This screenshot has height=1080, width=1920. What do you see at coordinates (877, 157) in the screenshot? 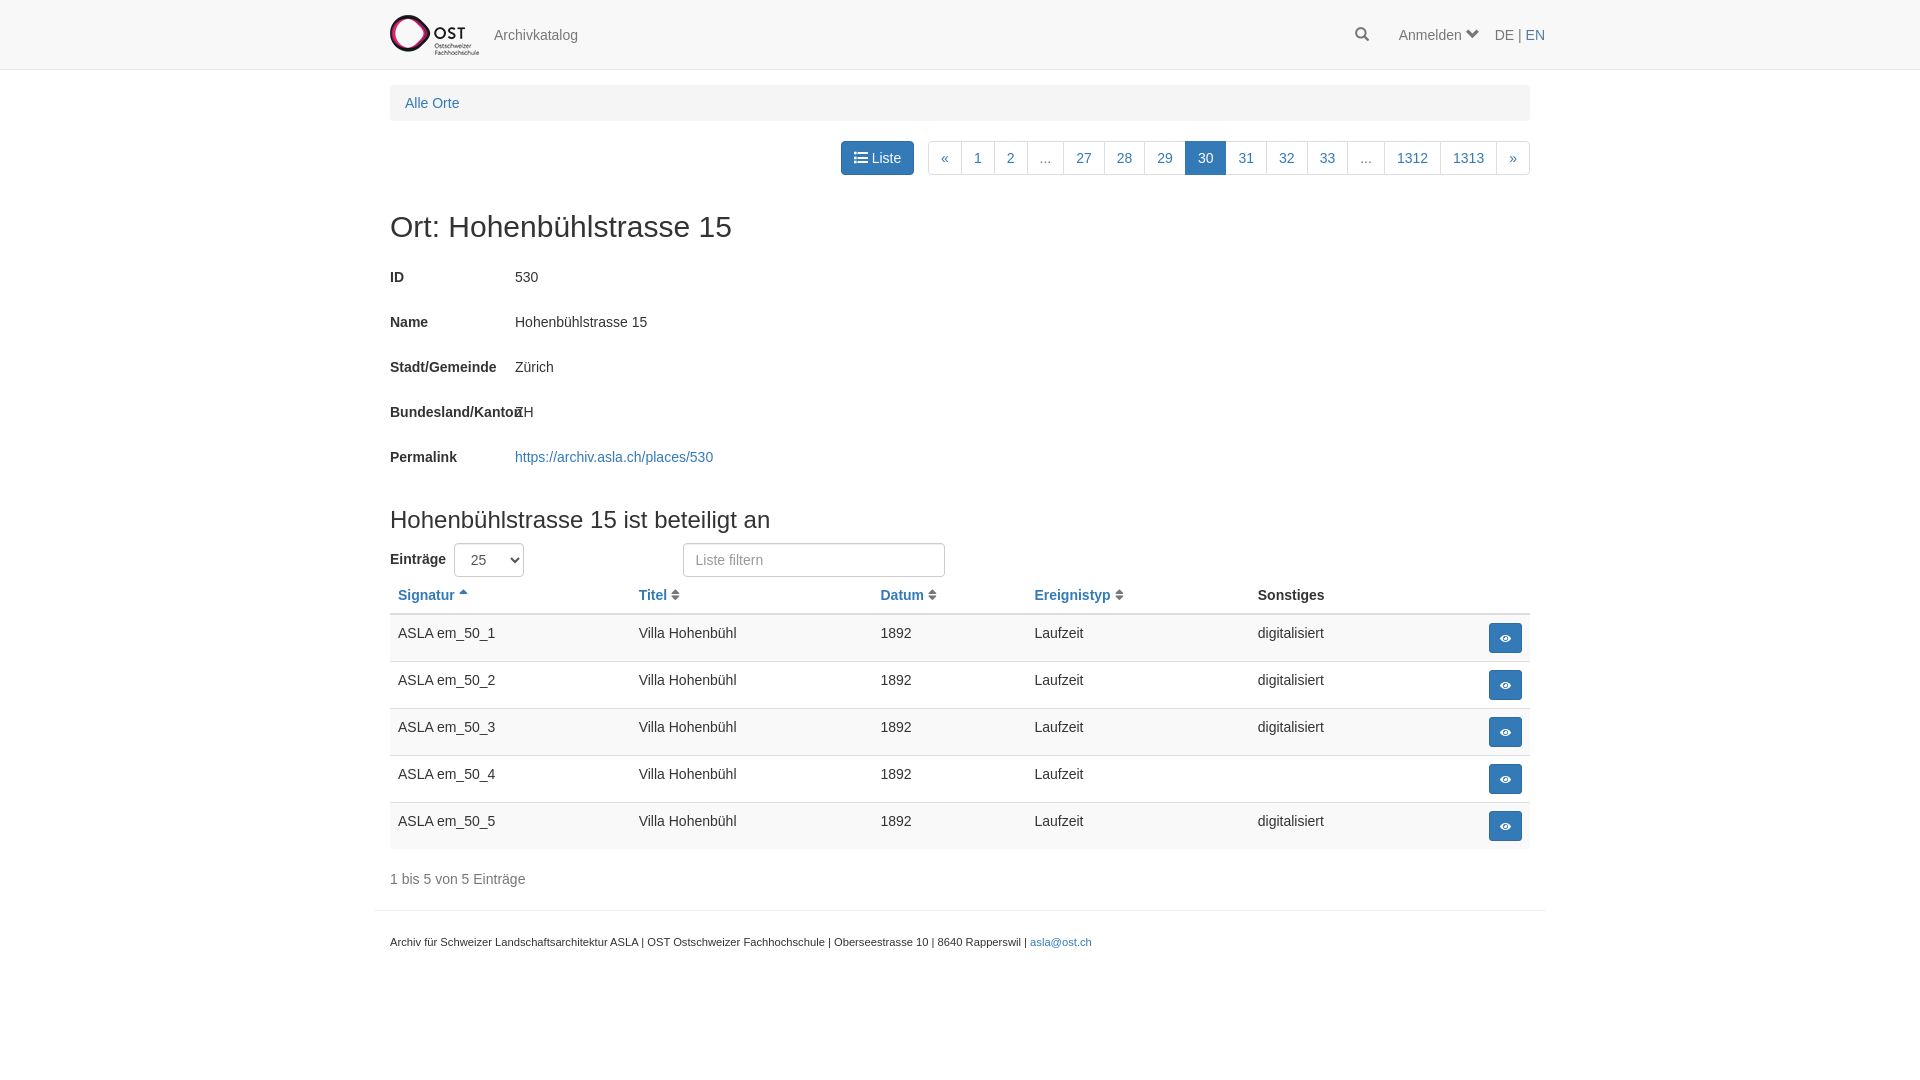
I see `'Liste'` at bounding box center [877, 157].